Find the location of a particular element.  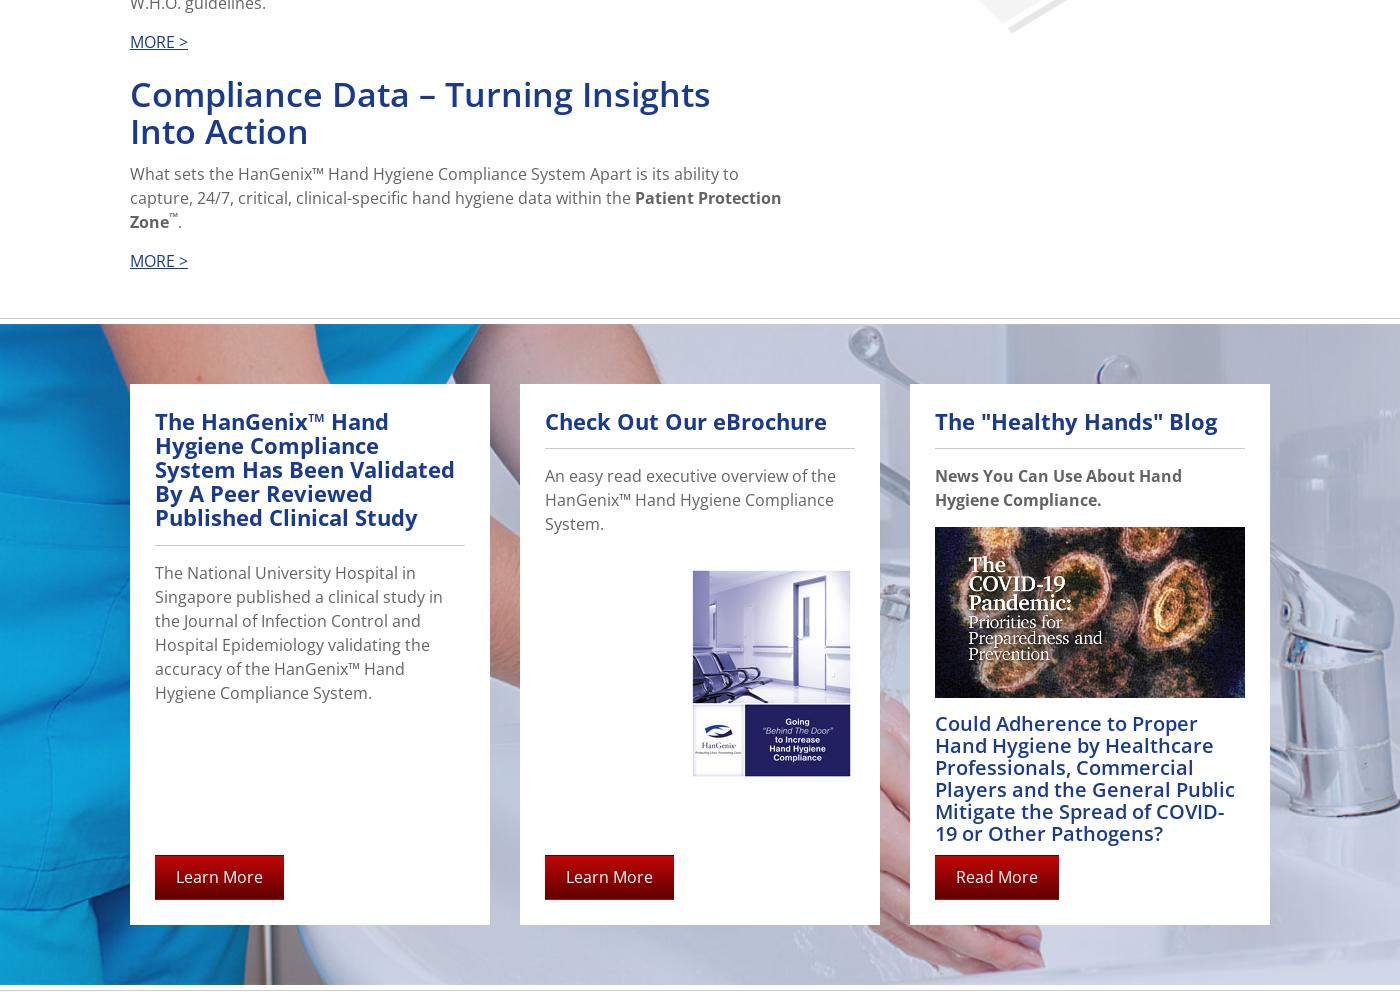

'The "Healthy Hands" Blog' is located at coordinates (1076, 419).